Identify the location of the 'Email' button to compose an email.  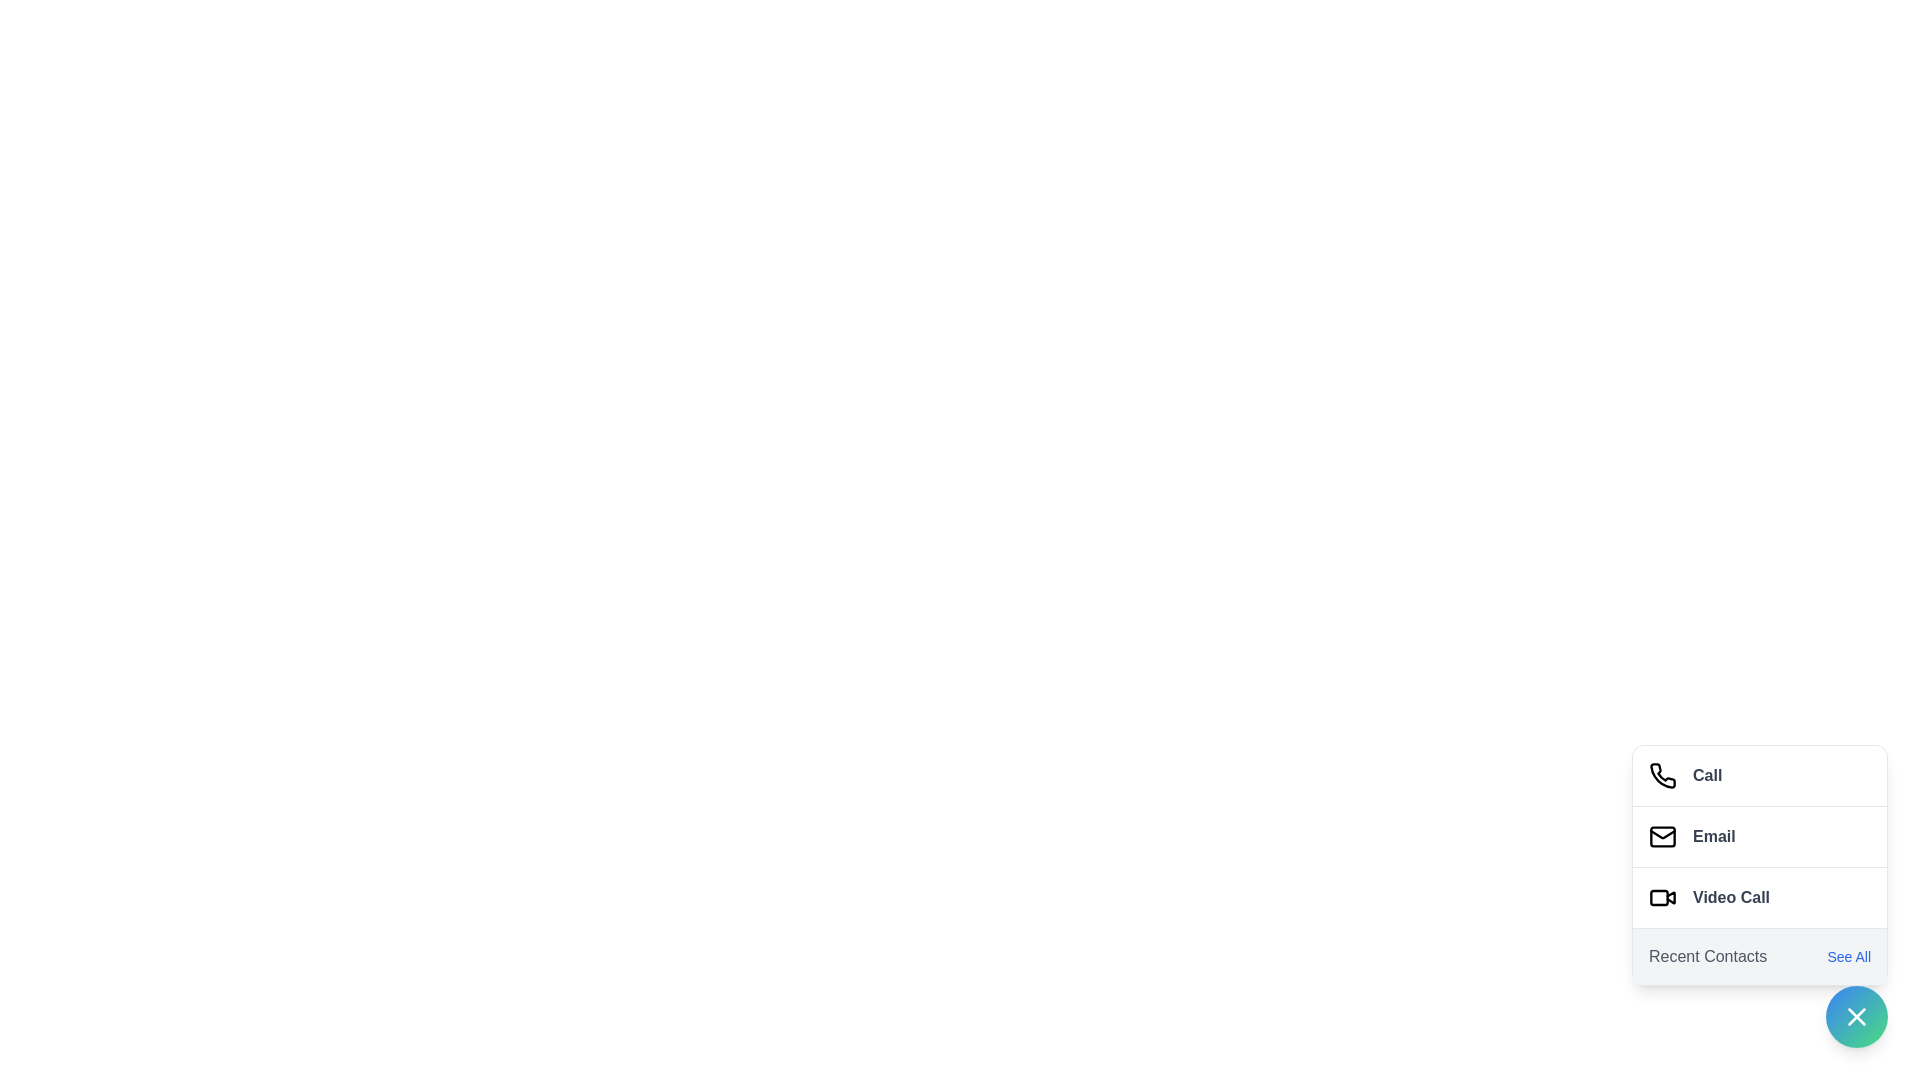
(1760, 837).